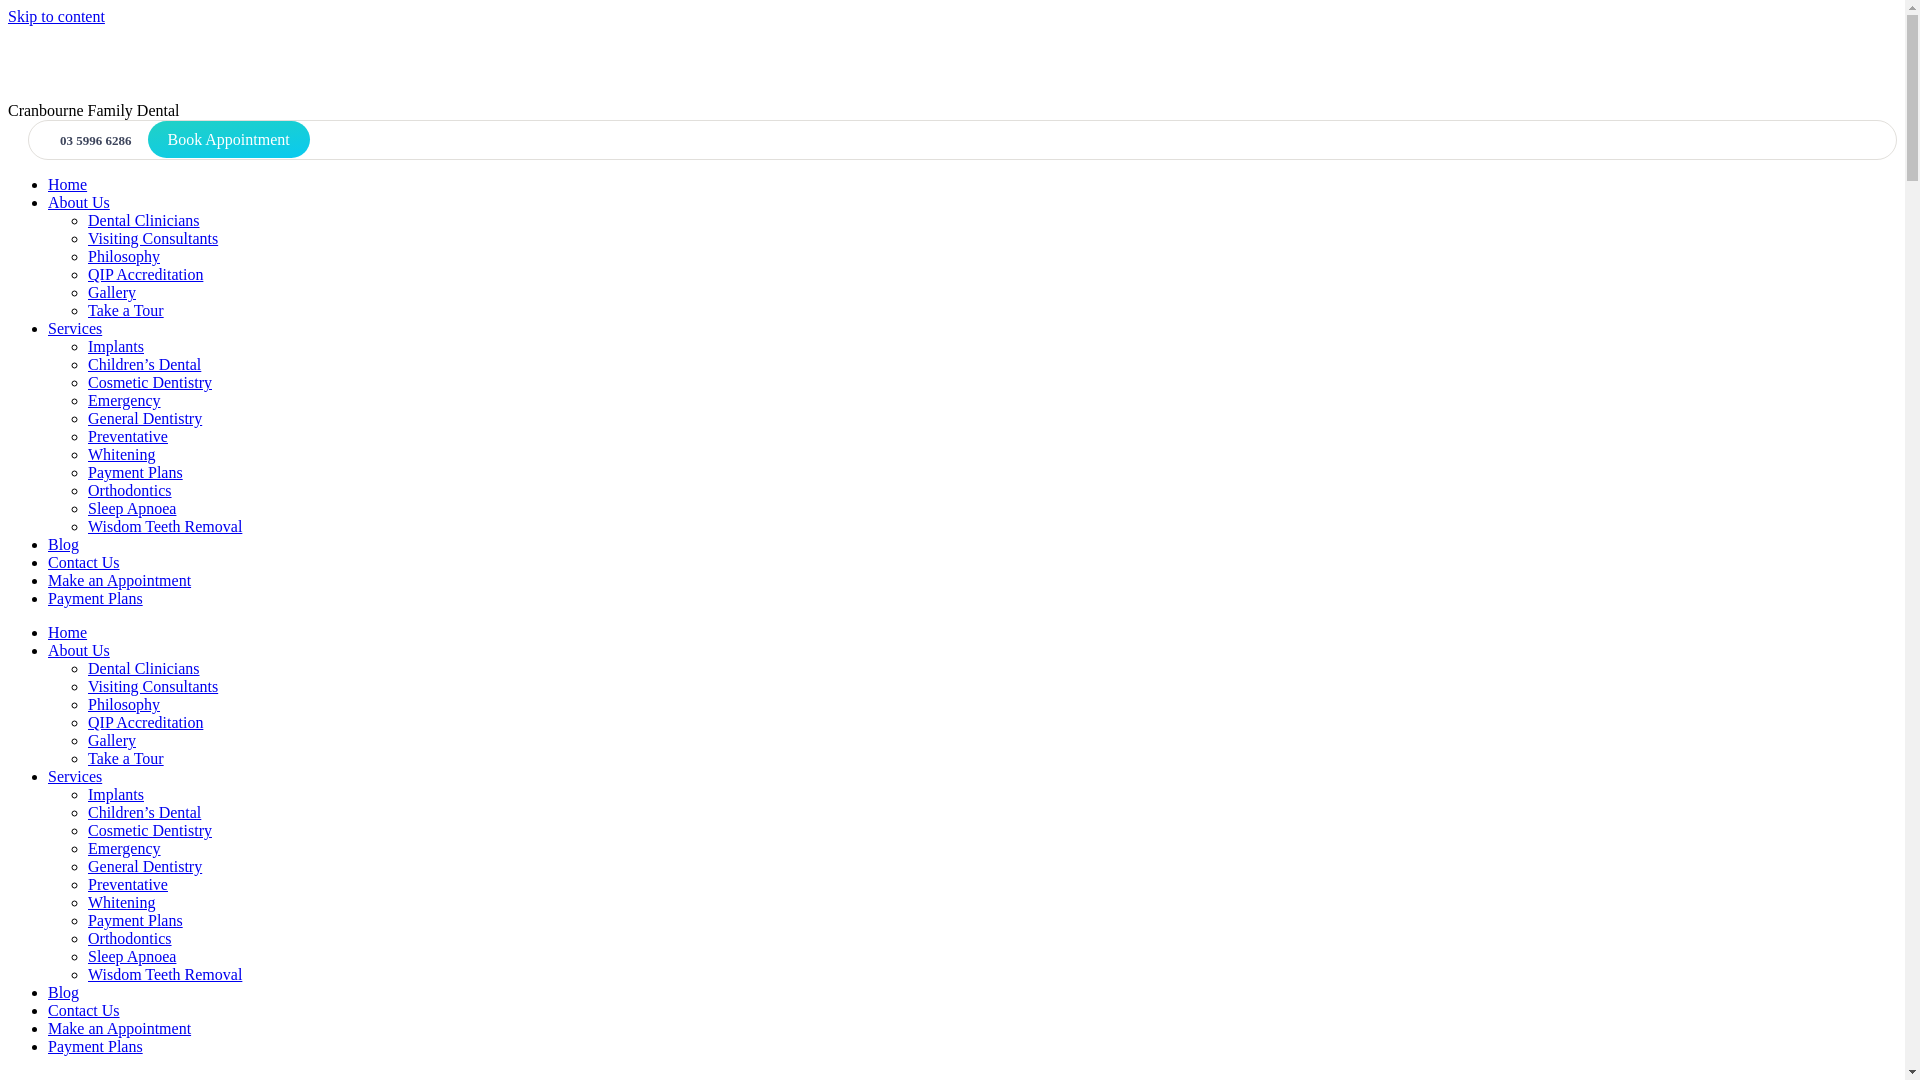 The image size is (1920, 1080). Describe the element at coordinates (143, 417) in the screenshot. I see `'General Dentistry'` at that location.